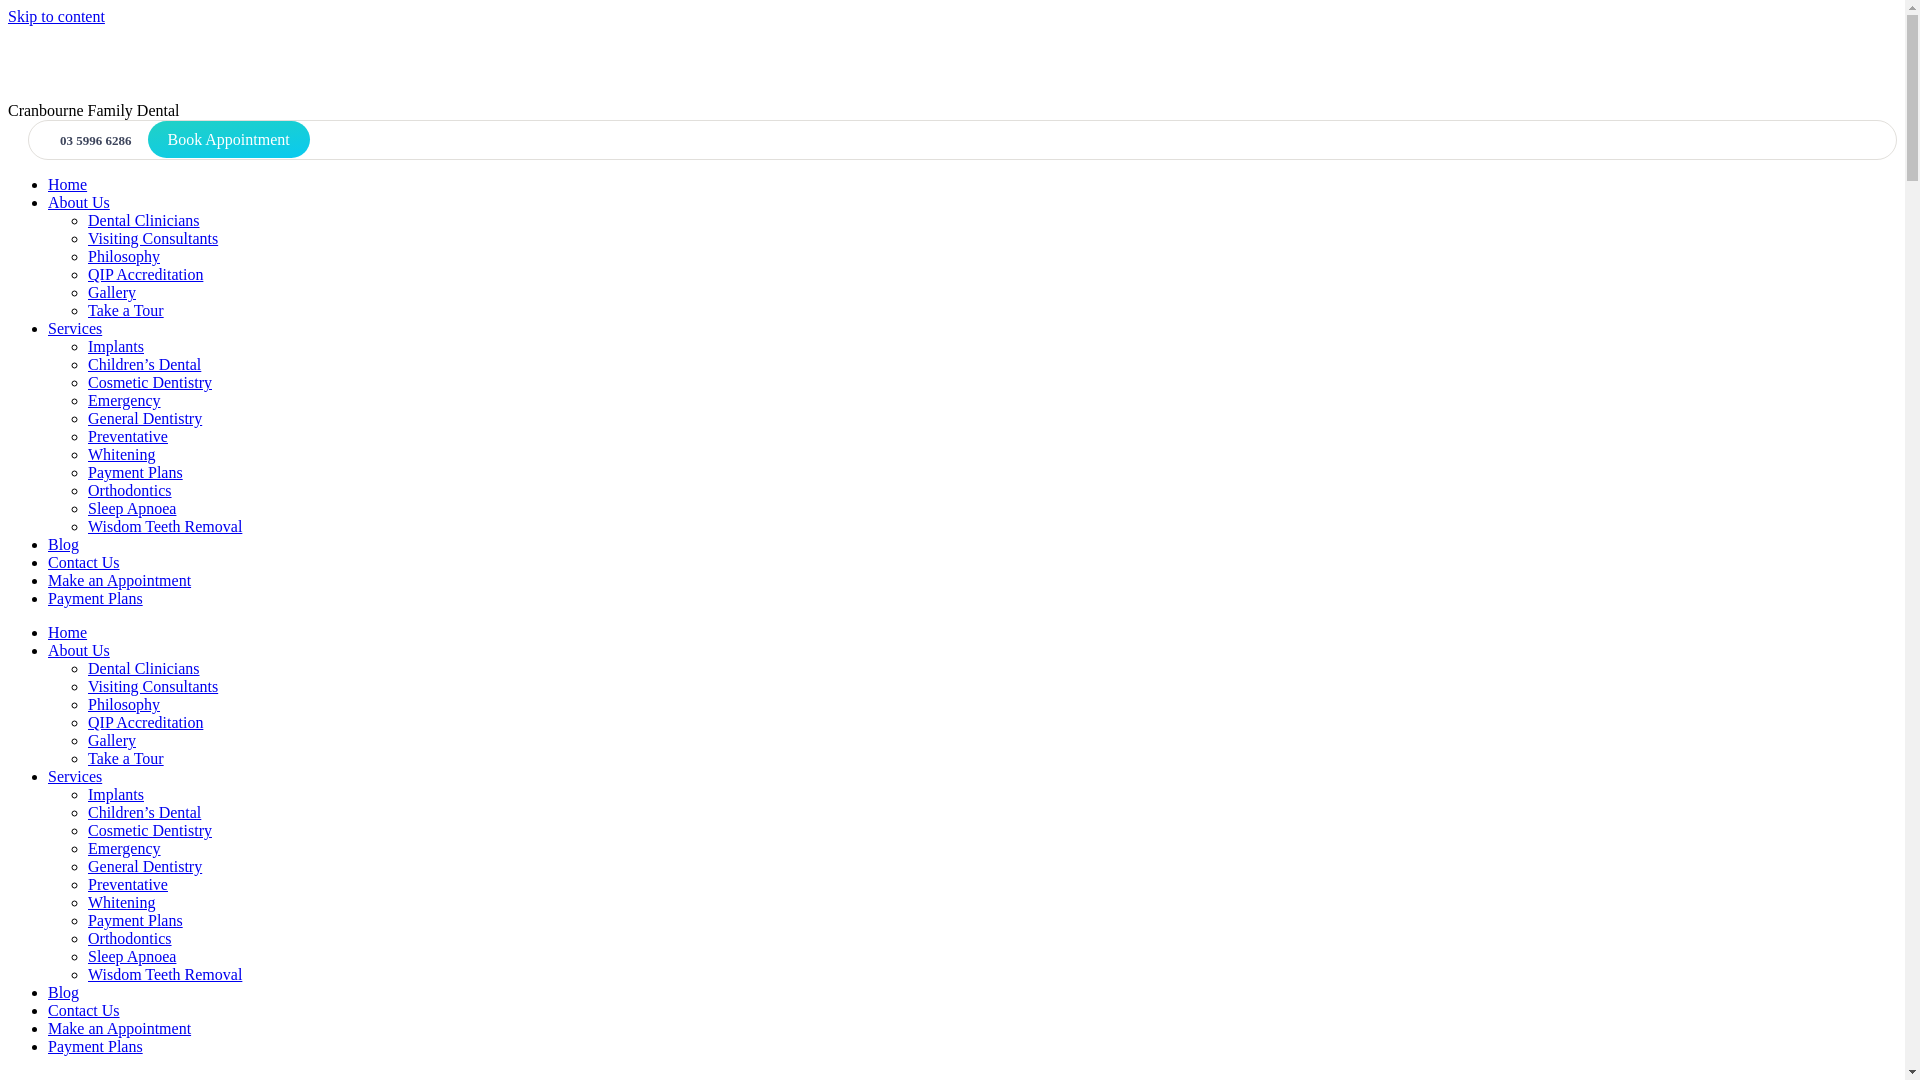 The image size is (1920, 1080). Describe the element at coordinates (143, 417) in the screenshot. I see `'General Dentistry'` at that location.